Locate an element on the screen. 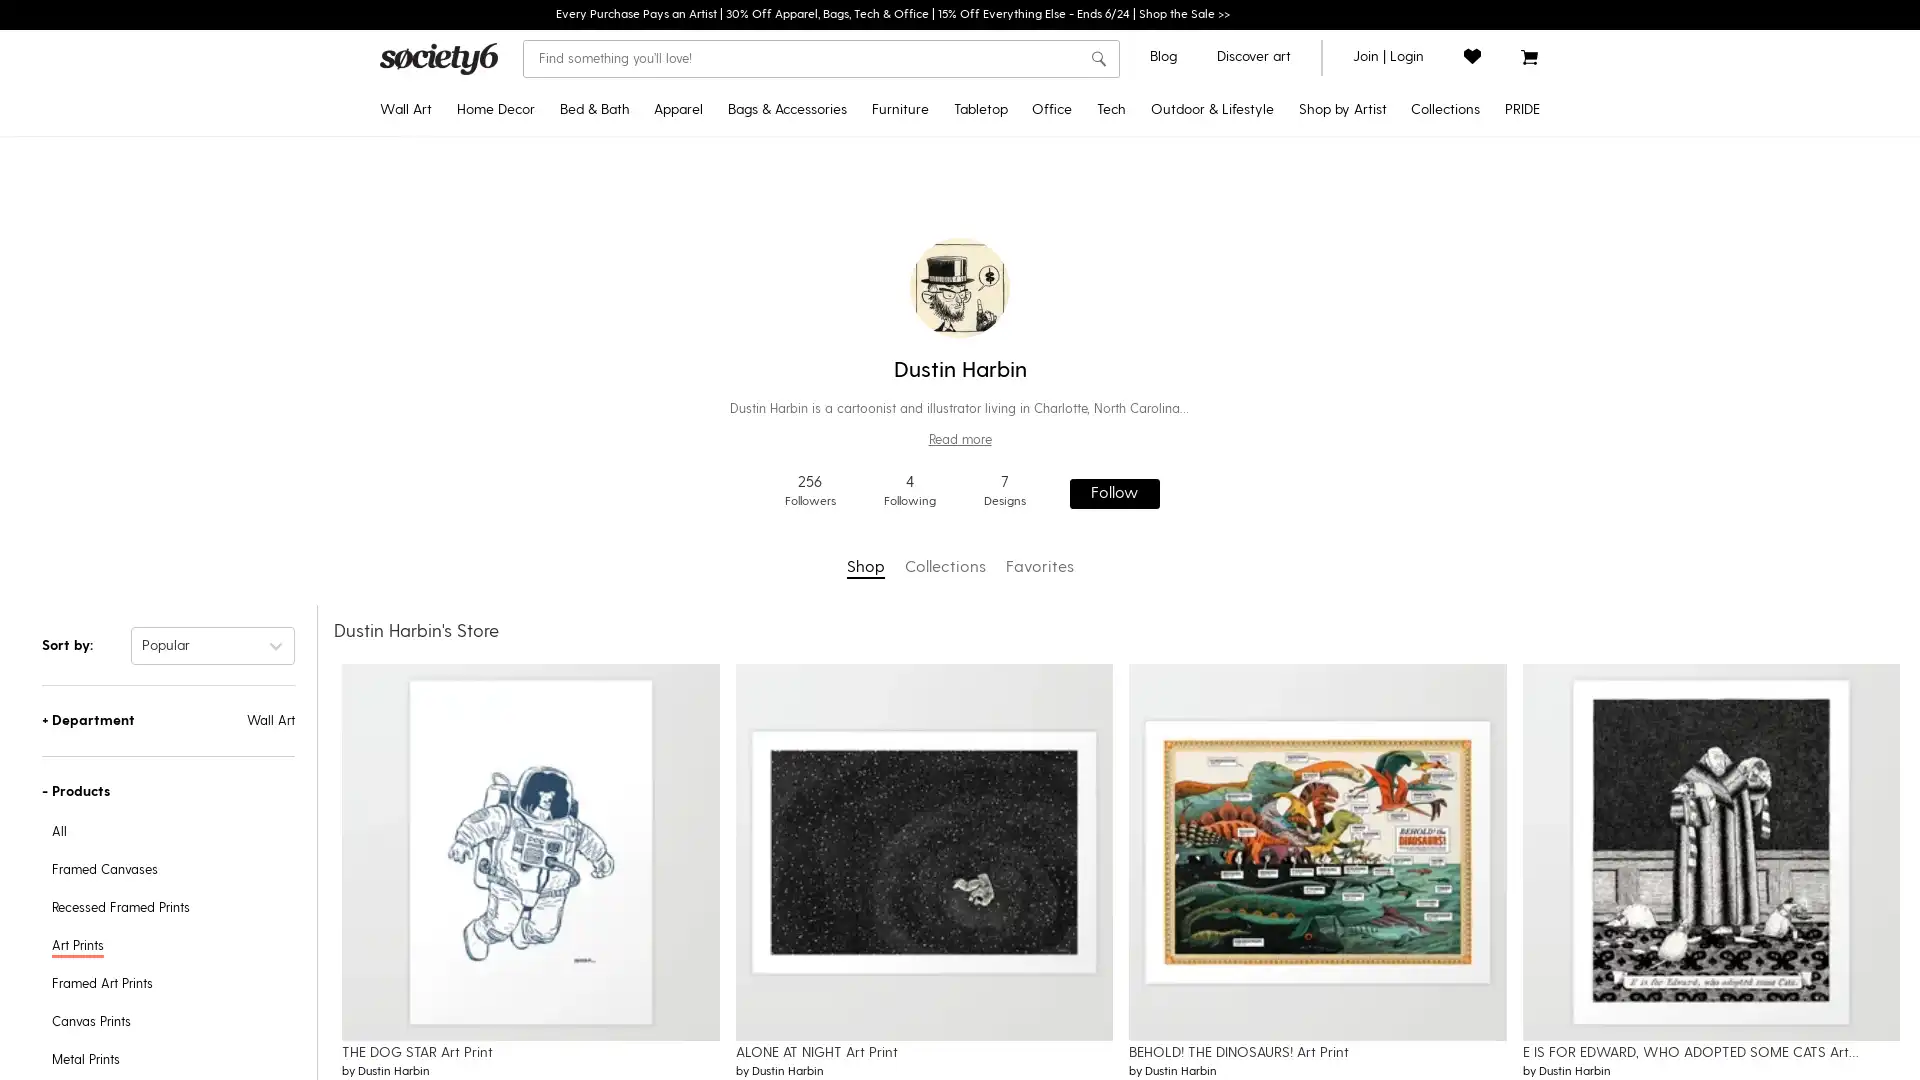  Metal Prints is located at coordinates (470, 416).